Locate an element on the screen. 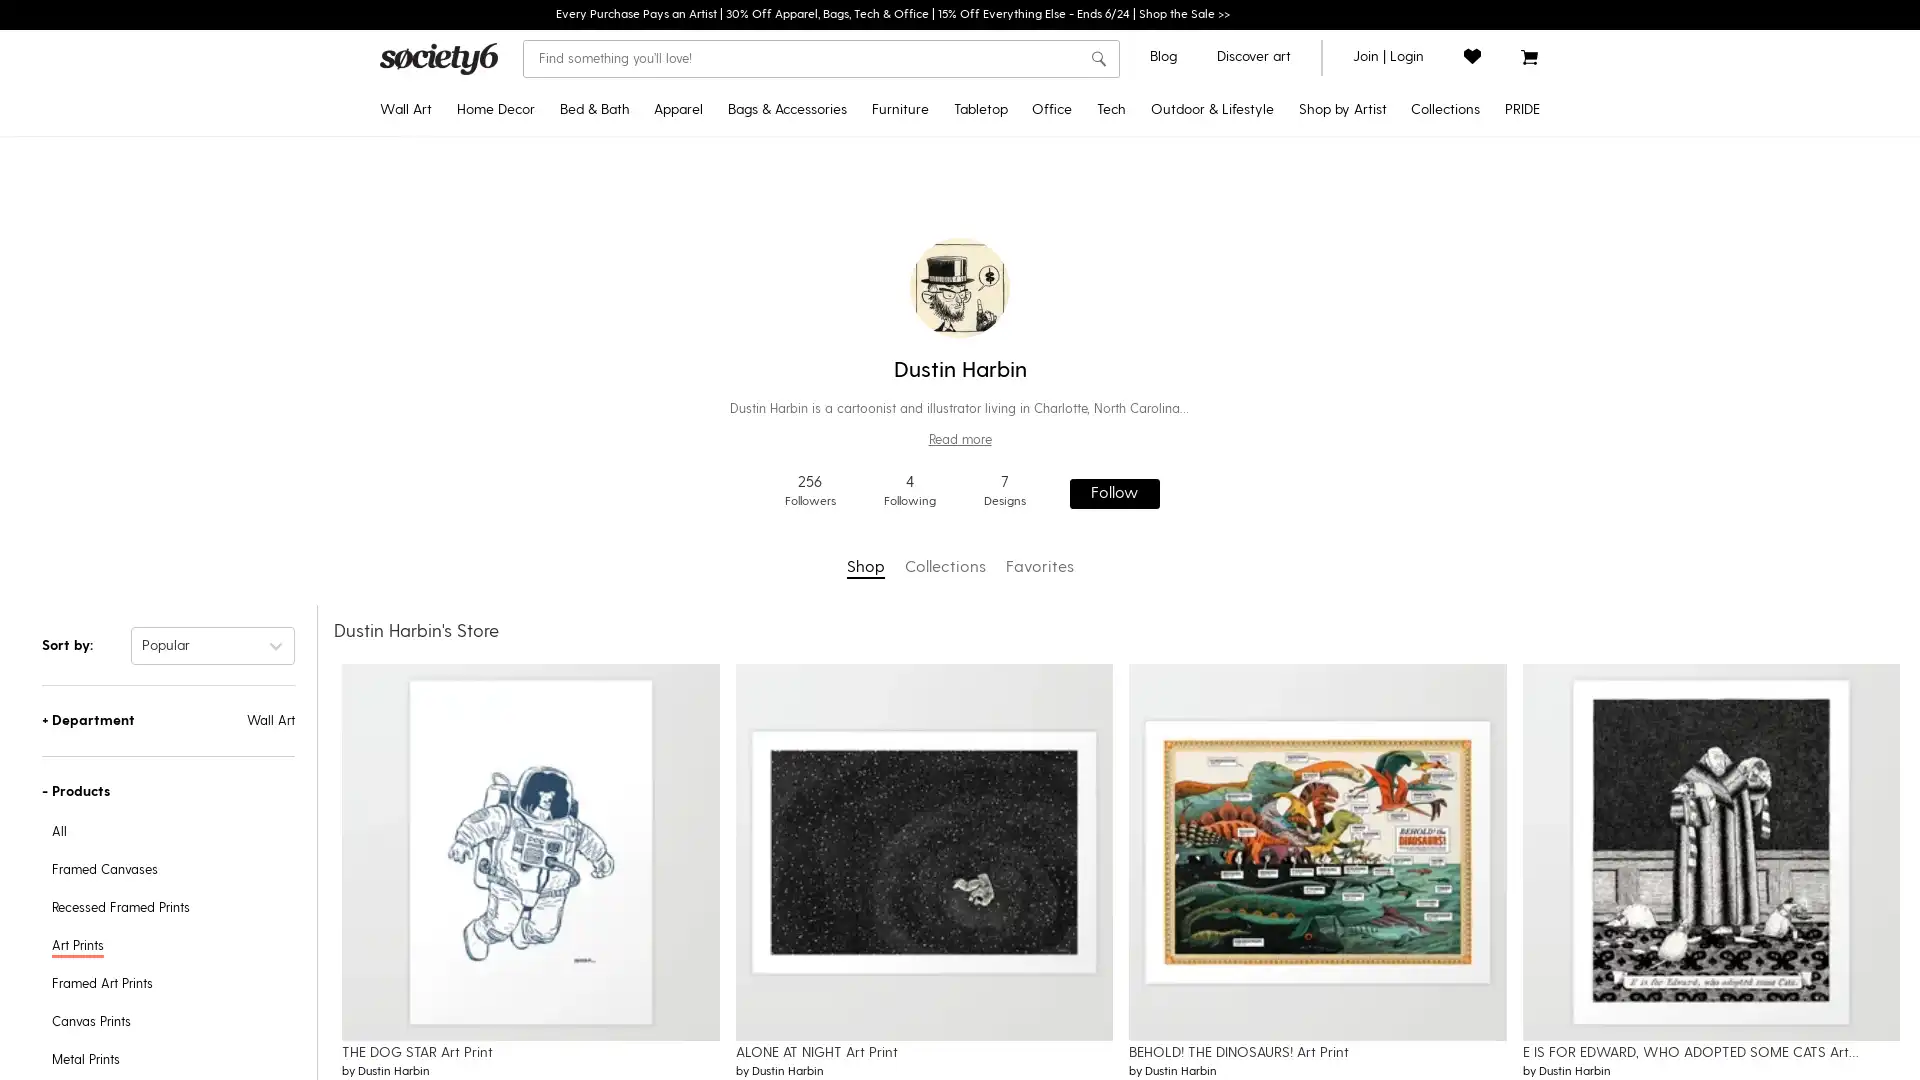  Metal Prints is located at coordinates (470, 416).